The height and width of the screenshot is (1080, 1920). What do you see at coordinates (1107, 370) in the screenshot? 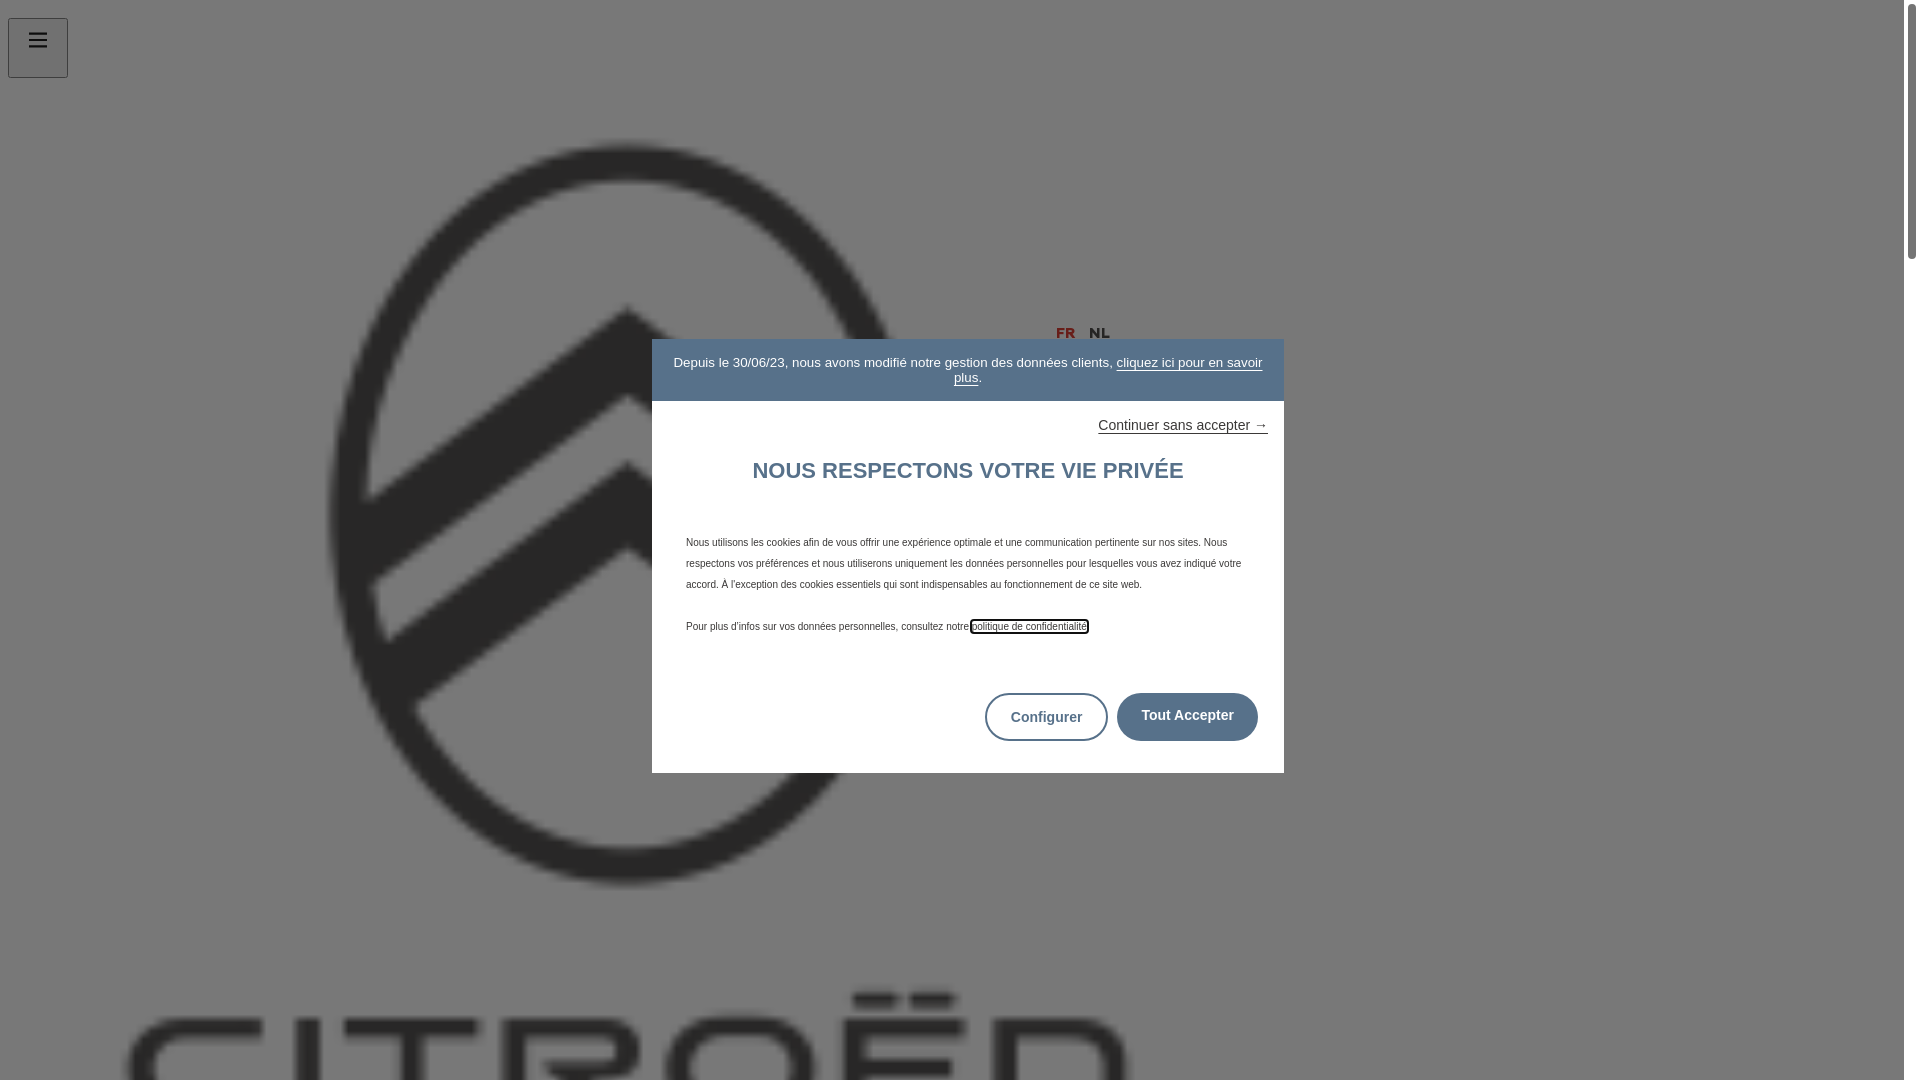
I see `'cliquez ici pour en savoir plus'` at bounding box center [1107, 370].